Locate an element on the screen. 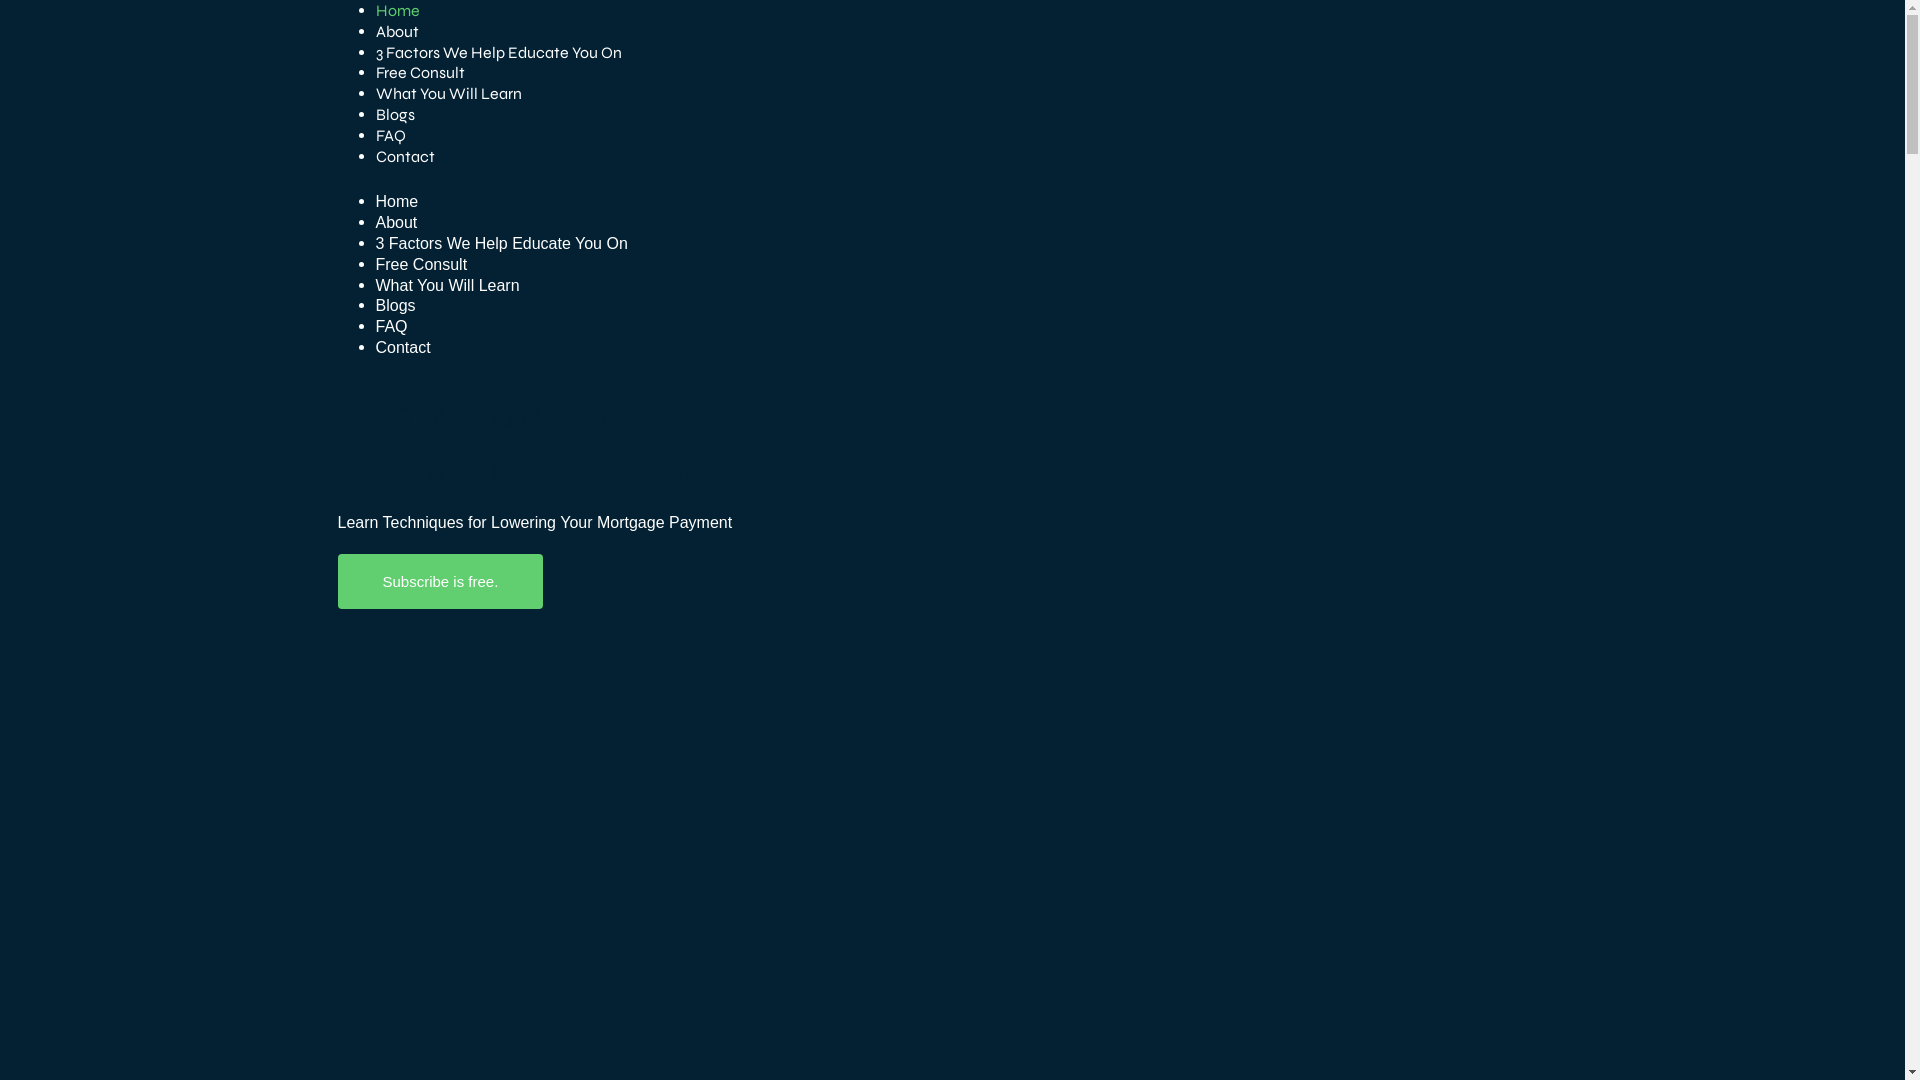 The width and height of the screenshot is (1920, 1080). 'What You Will Learn' is located at coordinates (375, 285).